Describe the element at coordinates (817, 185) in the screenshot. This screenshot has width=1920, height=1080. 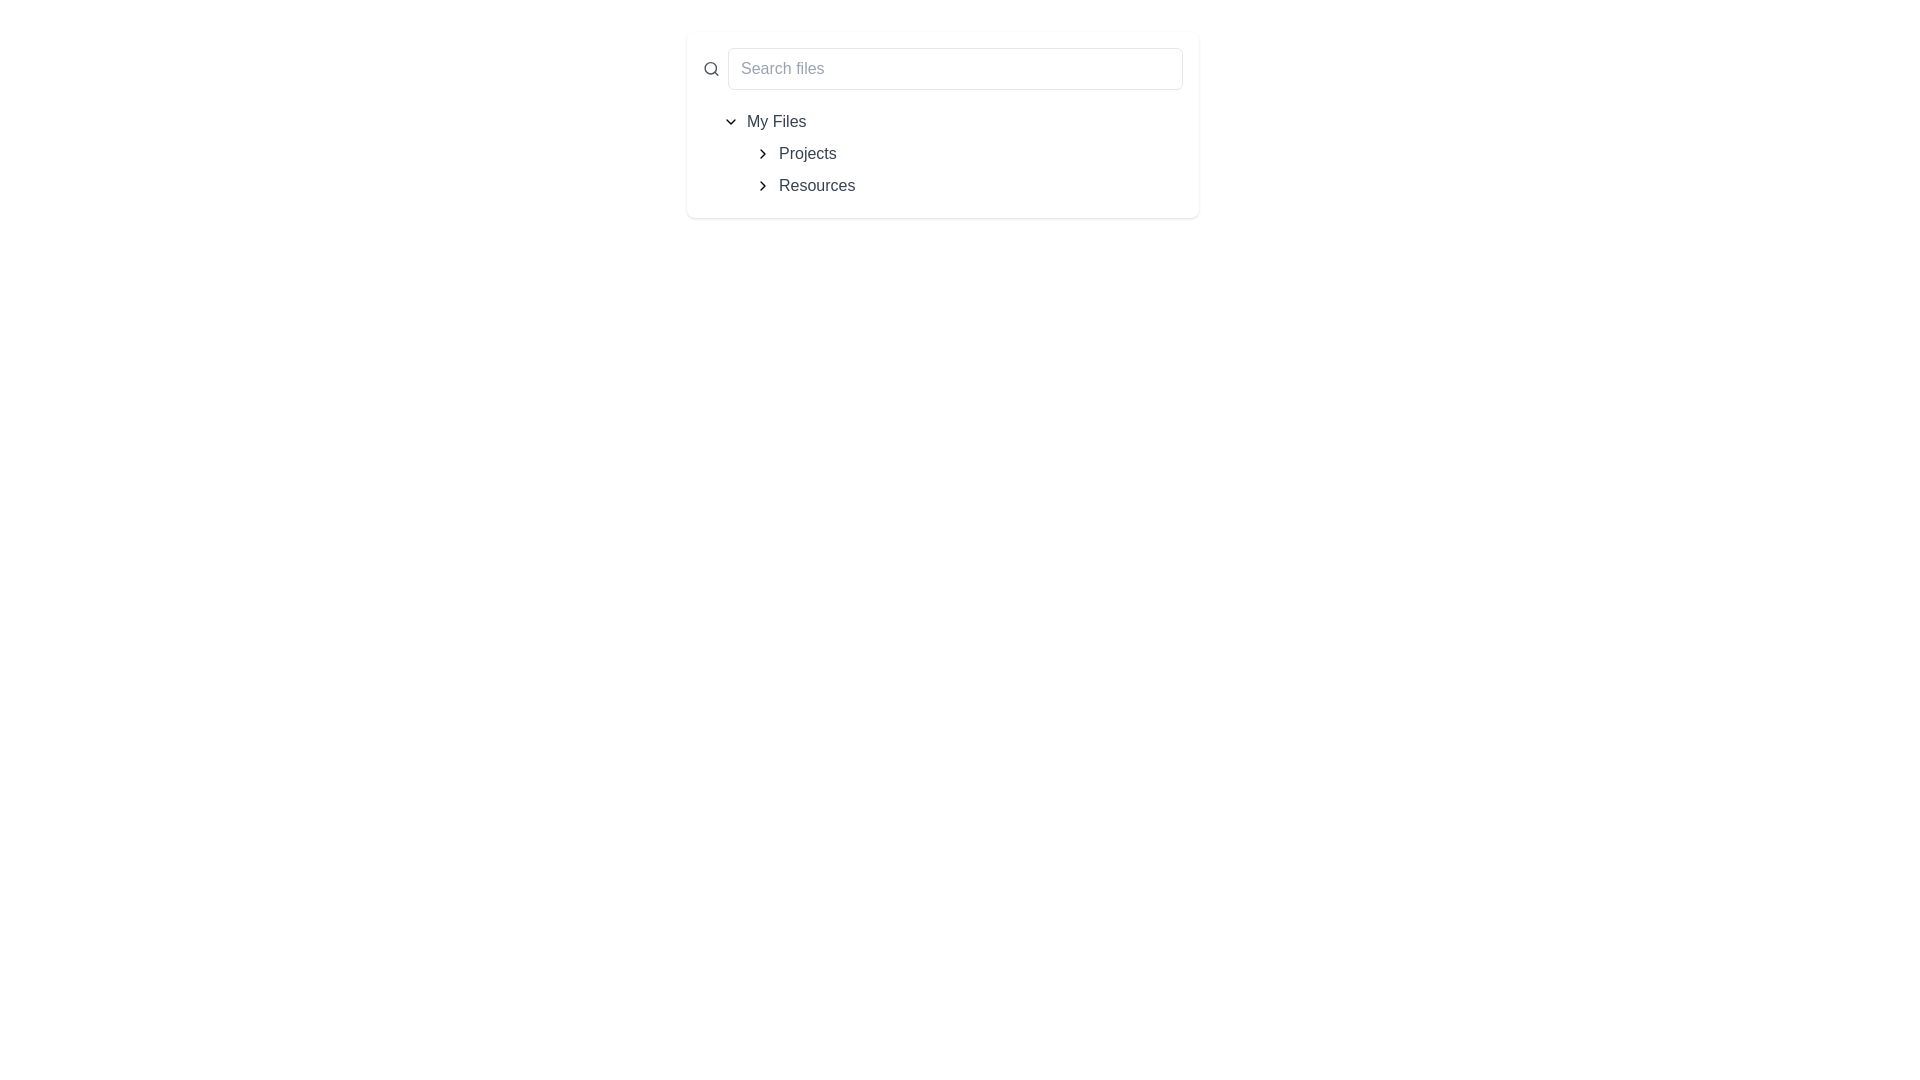
I see `the 'Resources' label in the sidebar menu` at that location.